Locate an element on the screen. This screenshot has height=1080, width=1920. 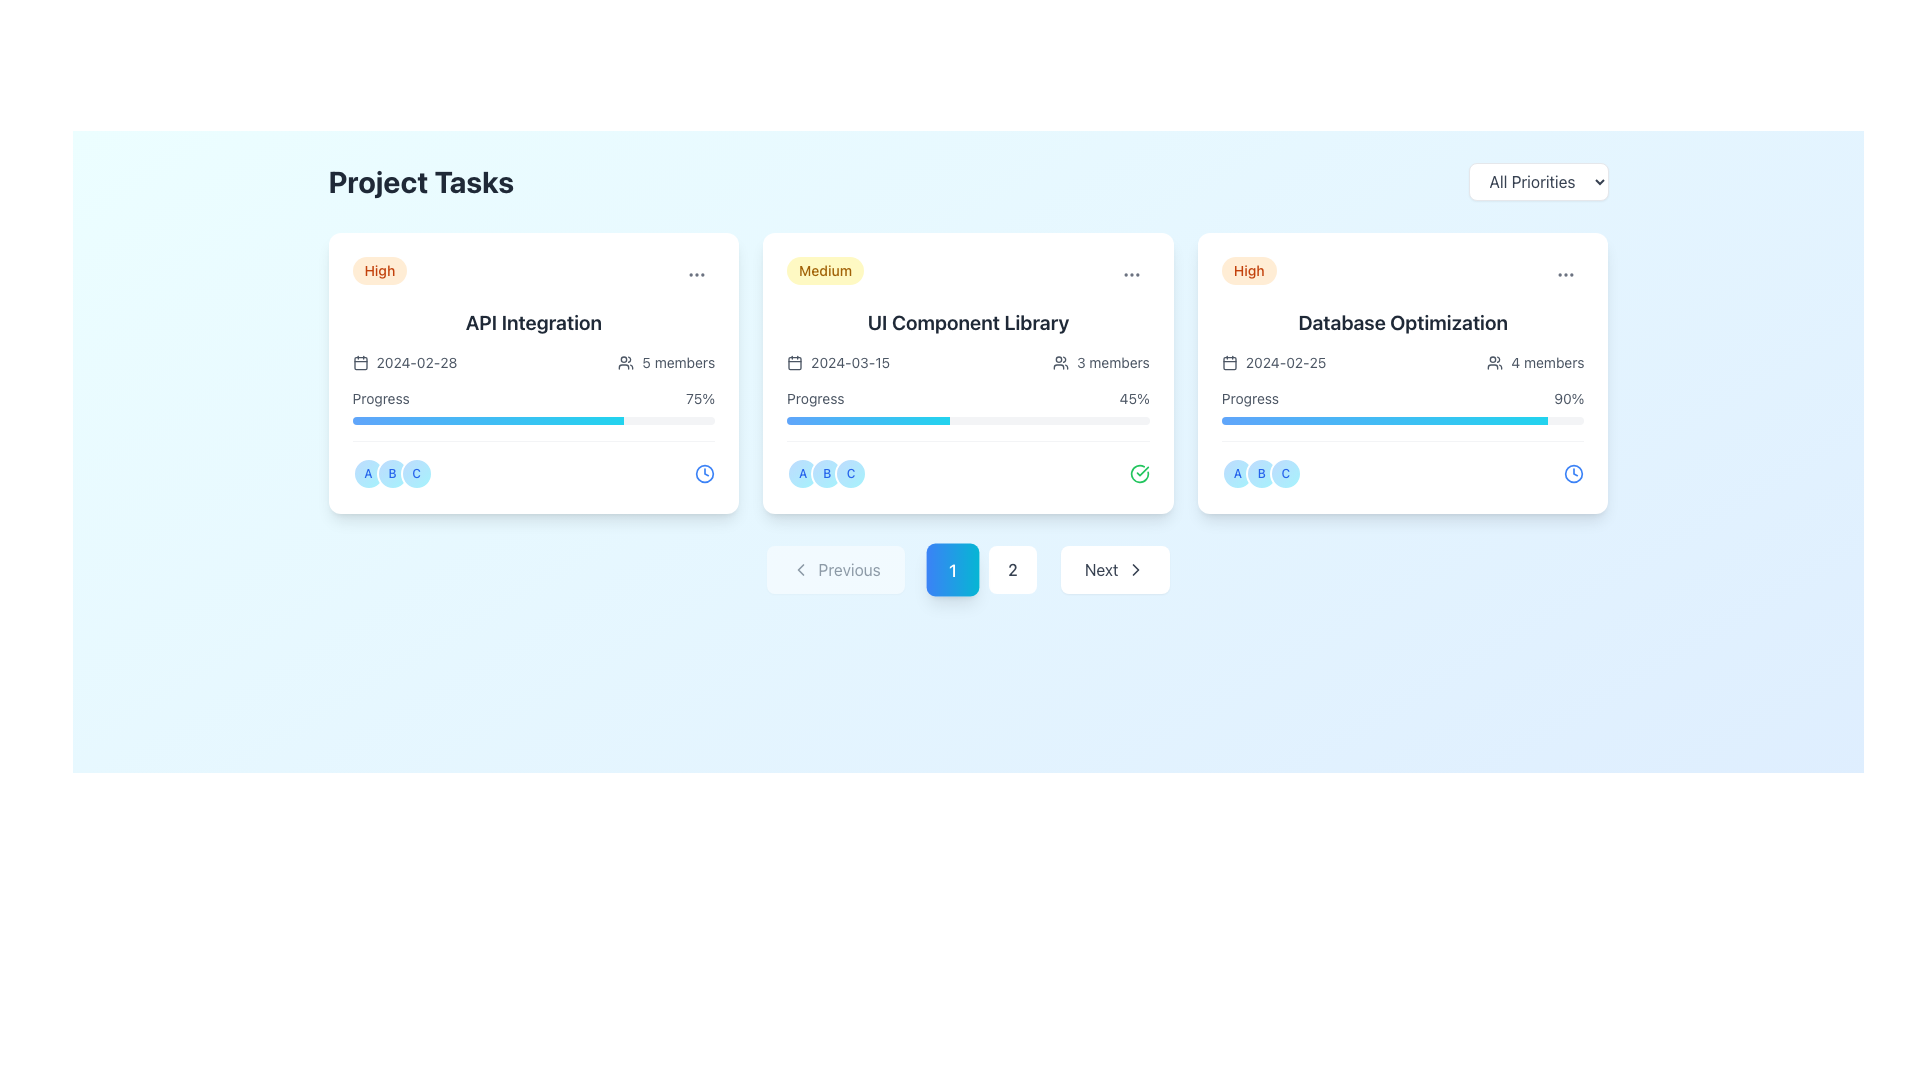
the text label displaying '90%' located near the right side of the horizontal progress bar in the 'Database Optimization' card is located at coordinates (1568, 398).